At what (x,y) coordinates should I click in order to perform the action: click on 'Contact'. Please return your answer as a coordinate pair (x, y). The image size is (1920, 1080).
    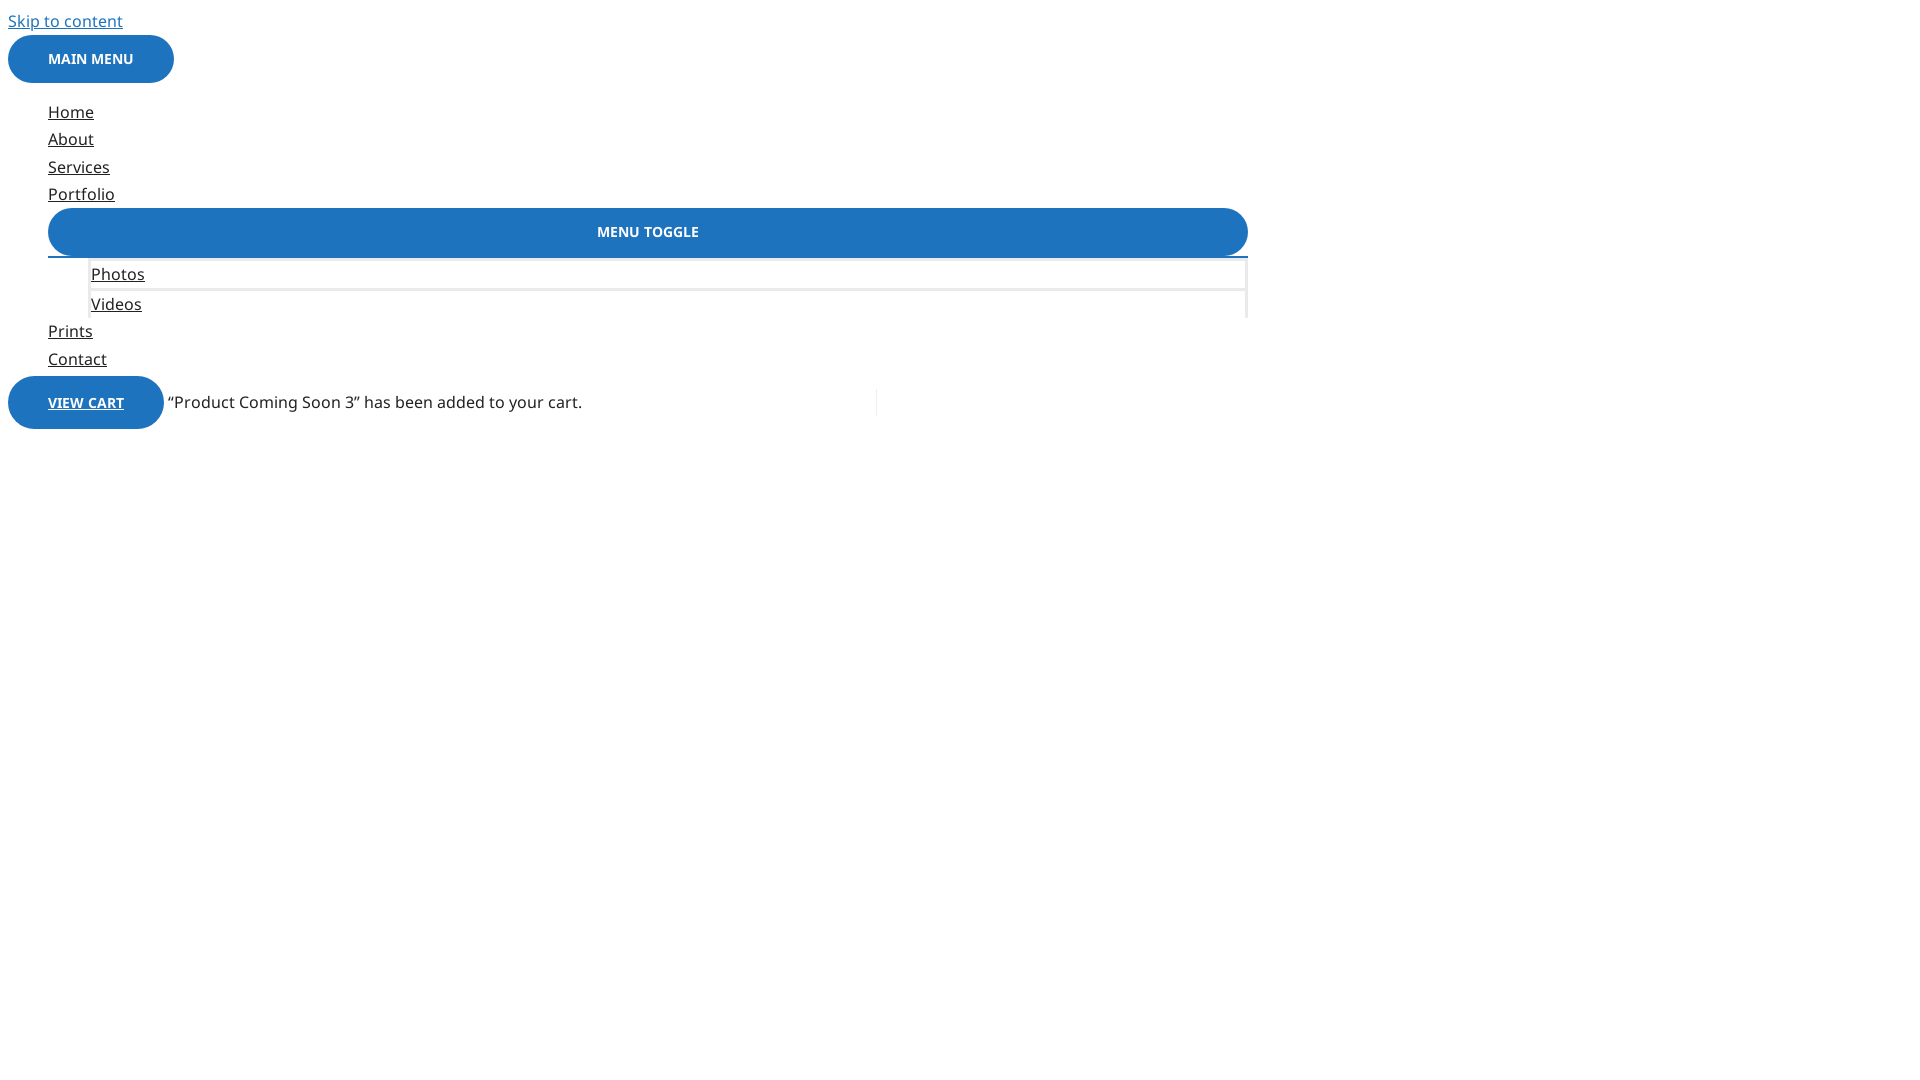
    Looking at the image, I should click on (648, 358).